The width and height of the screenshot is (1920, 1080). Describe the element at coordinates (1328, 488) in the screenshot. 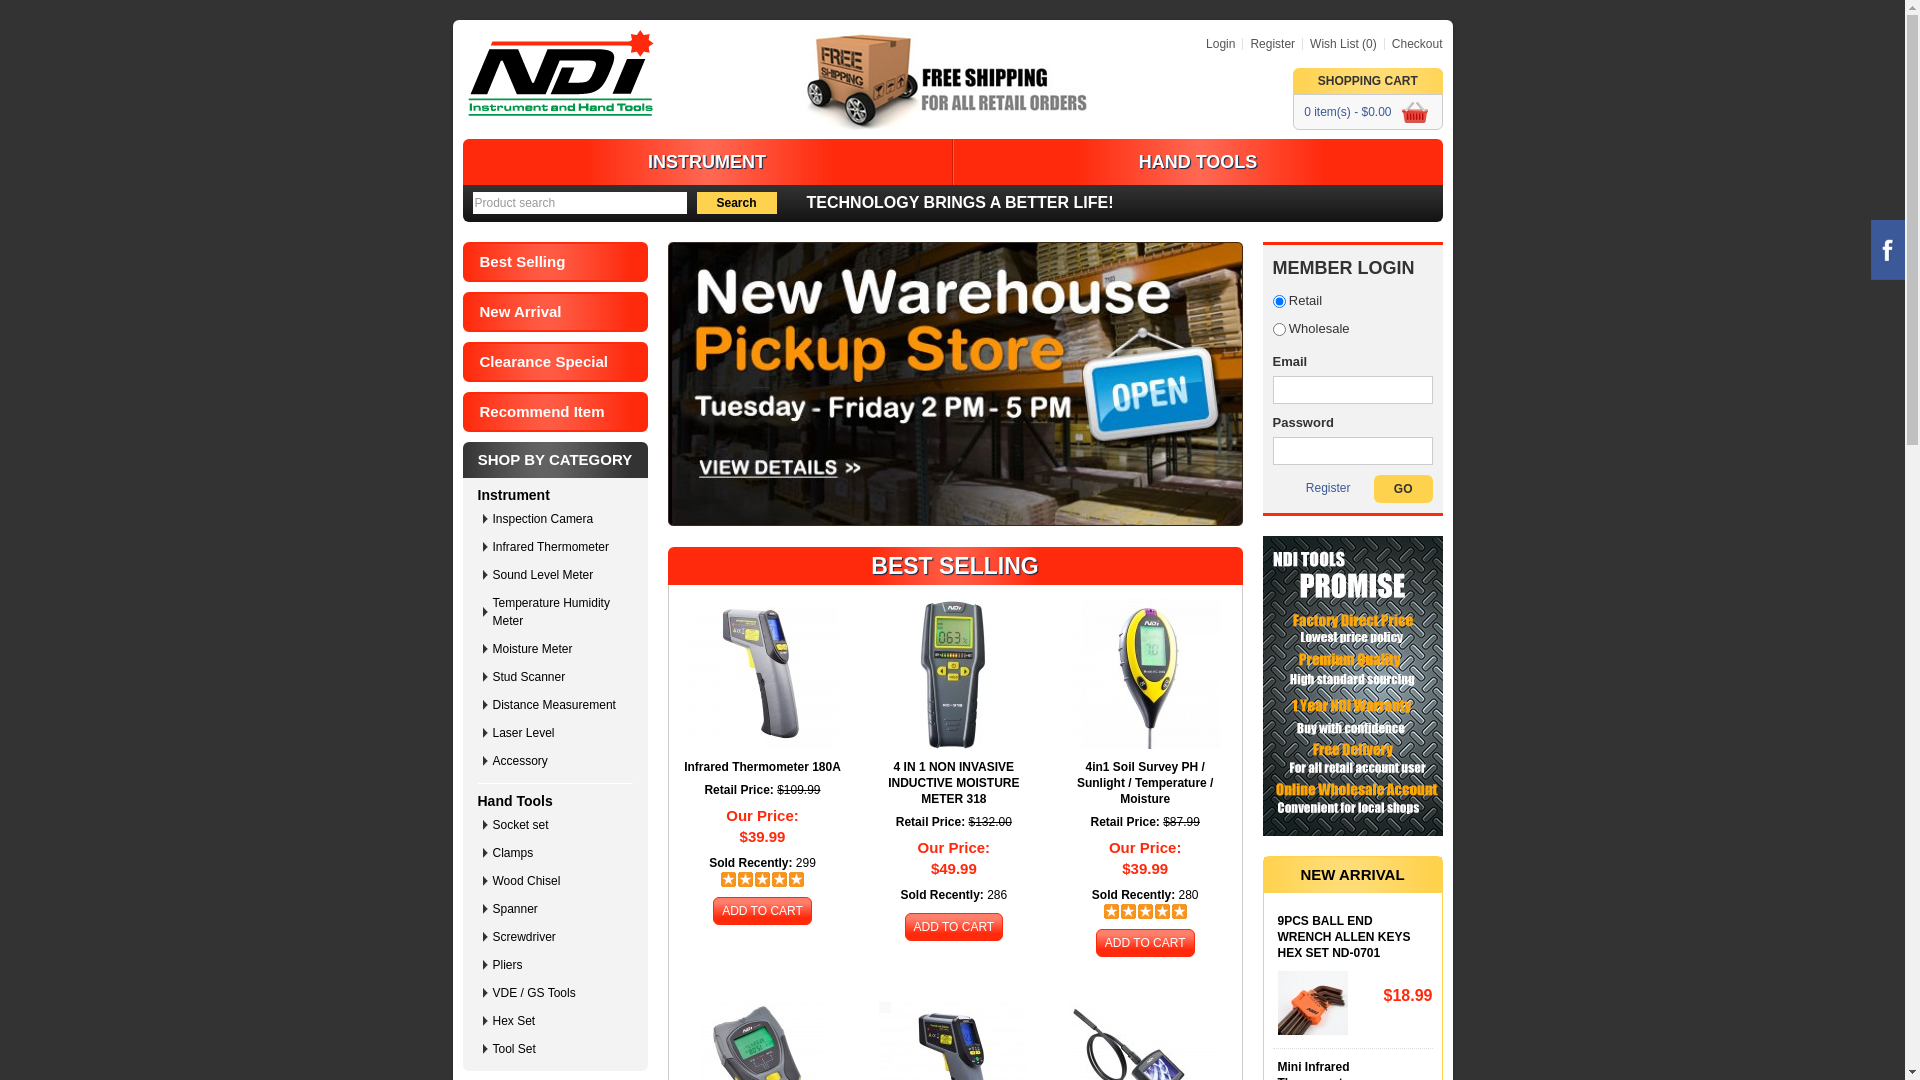

I see `'Register'` at that location.